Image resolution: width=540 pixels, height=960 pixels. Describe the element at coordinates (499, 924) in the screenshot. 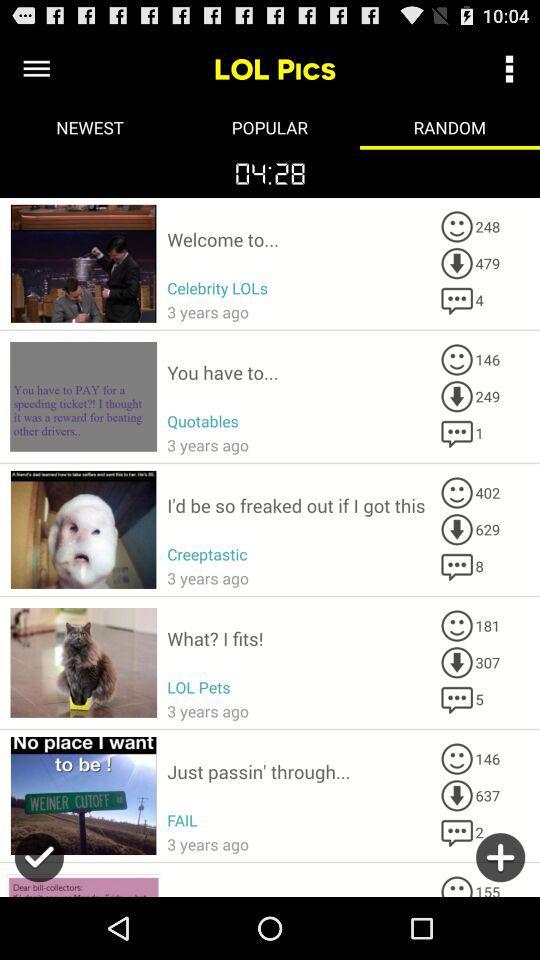

I see `the add icon` at that location.